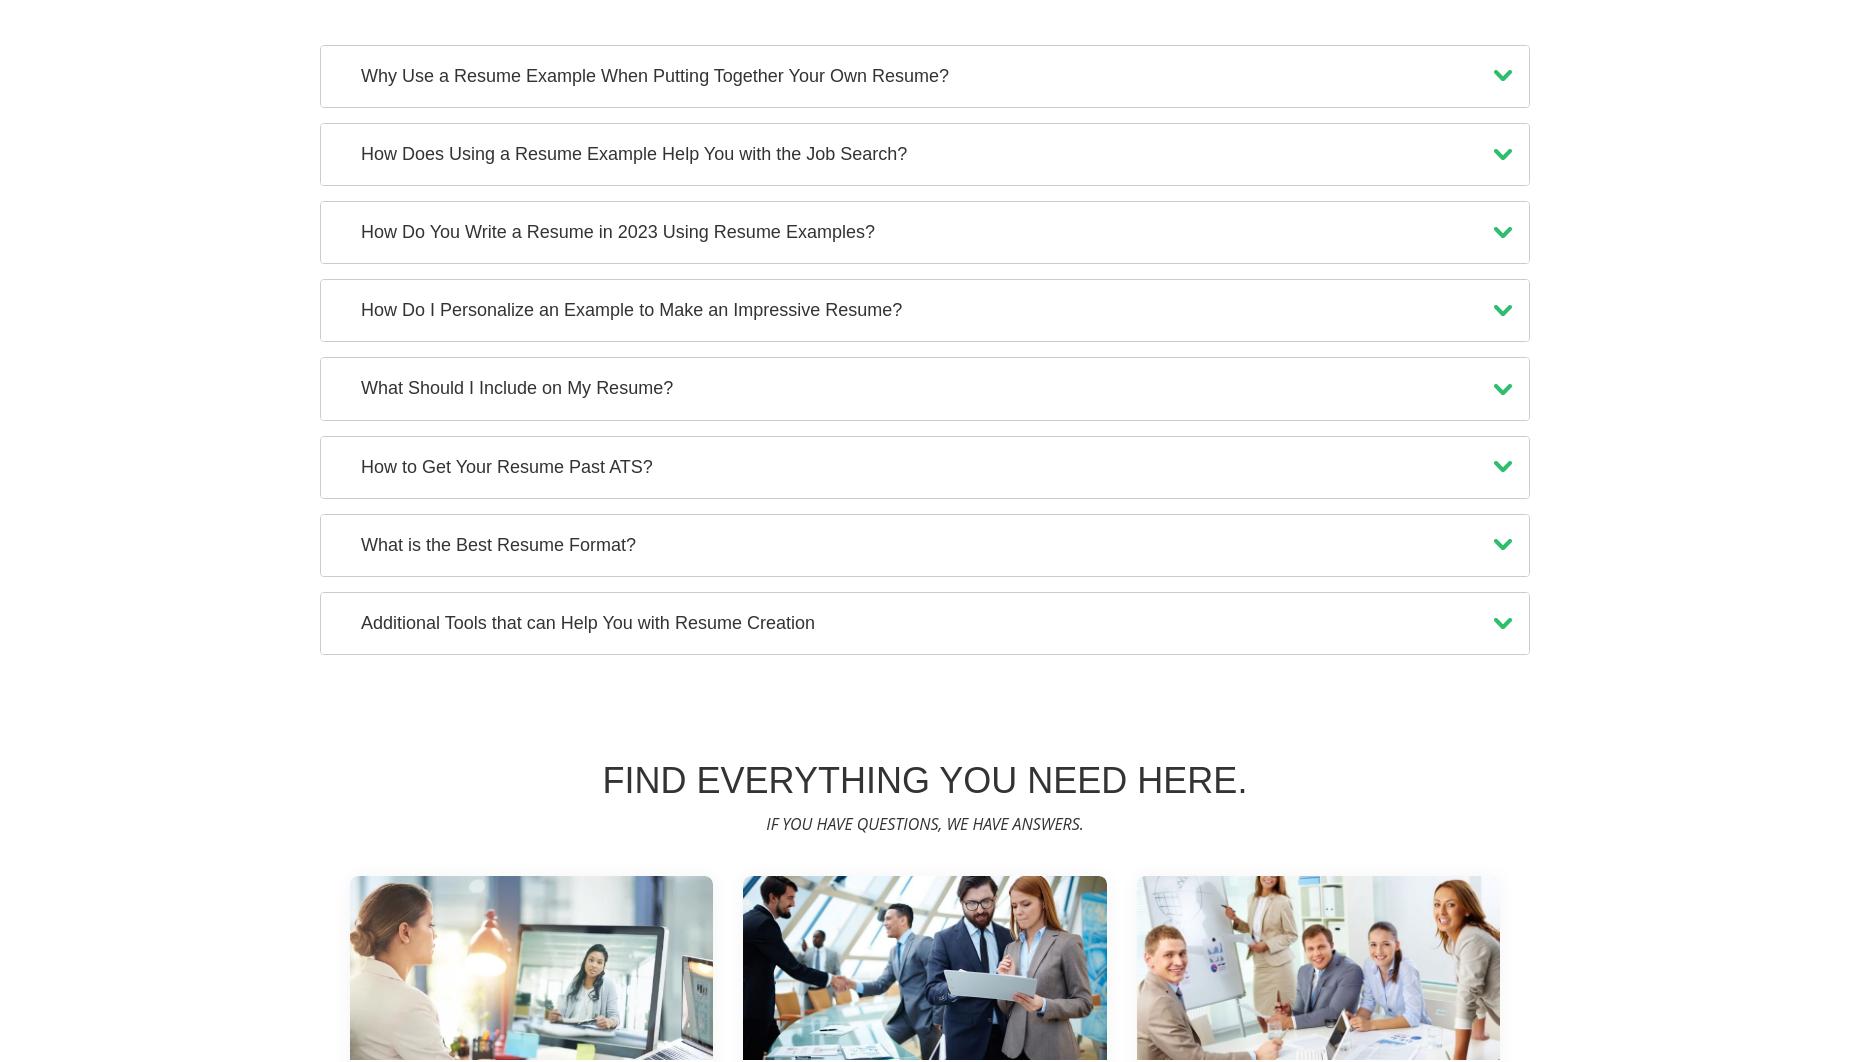 This screenshot has width=1850, height=1062. What do you see at coordinates (506, 465) in the screenshot?
I see `'How to Get Your Resume Past ATS?'` at bounding box center [506, 465].